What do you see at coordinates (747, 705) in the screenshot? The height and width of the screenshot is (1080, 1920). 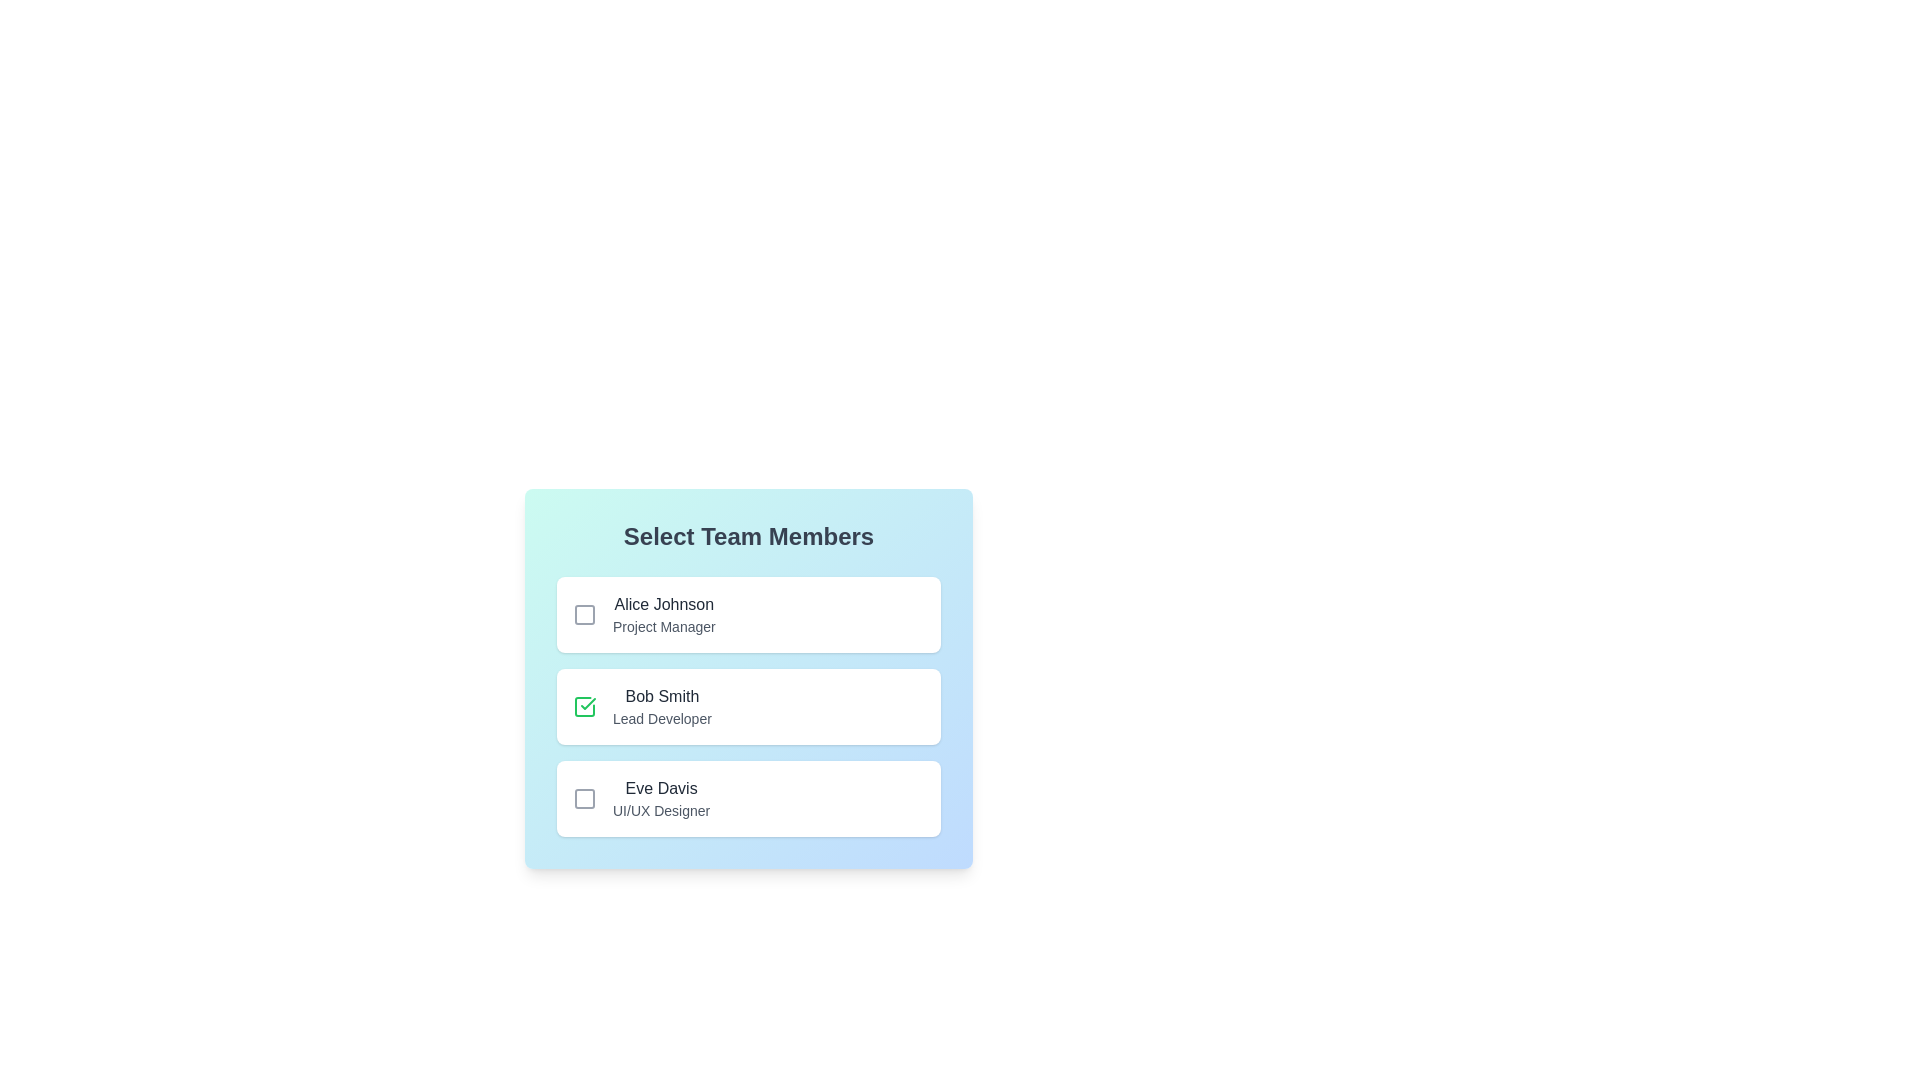 I see `the list item displaying 'Bob Smith' with a checkbox to navigate through team members` at bounding box center [747, 705].